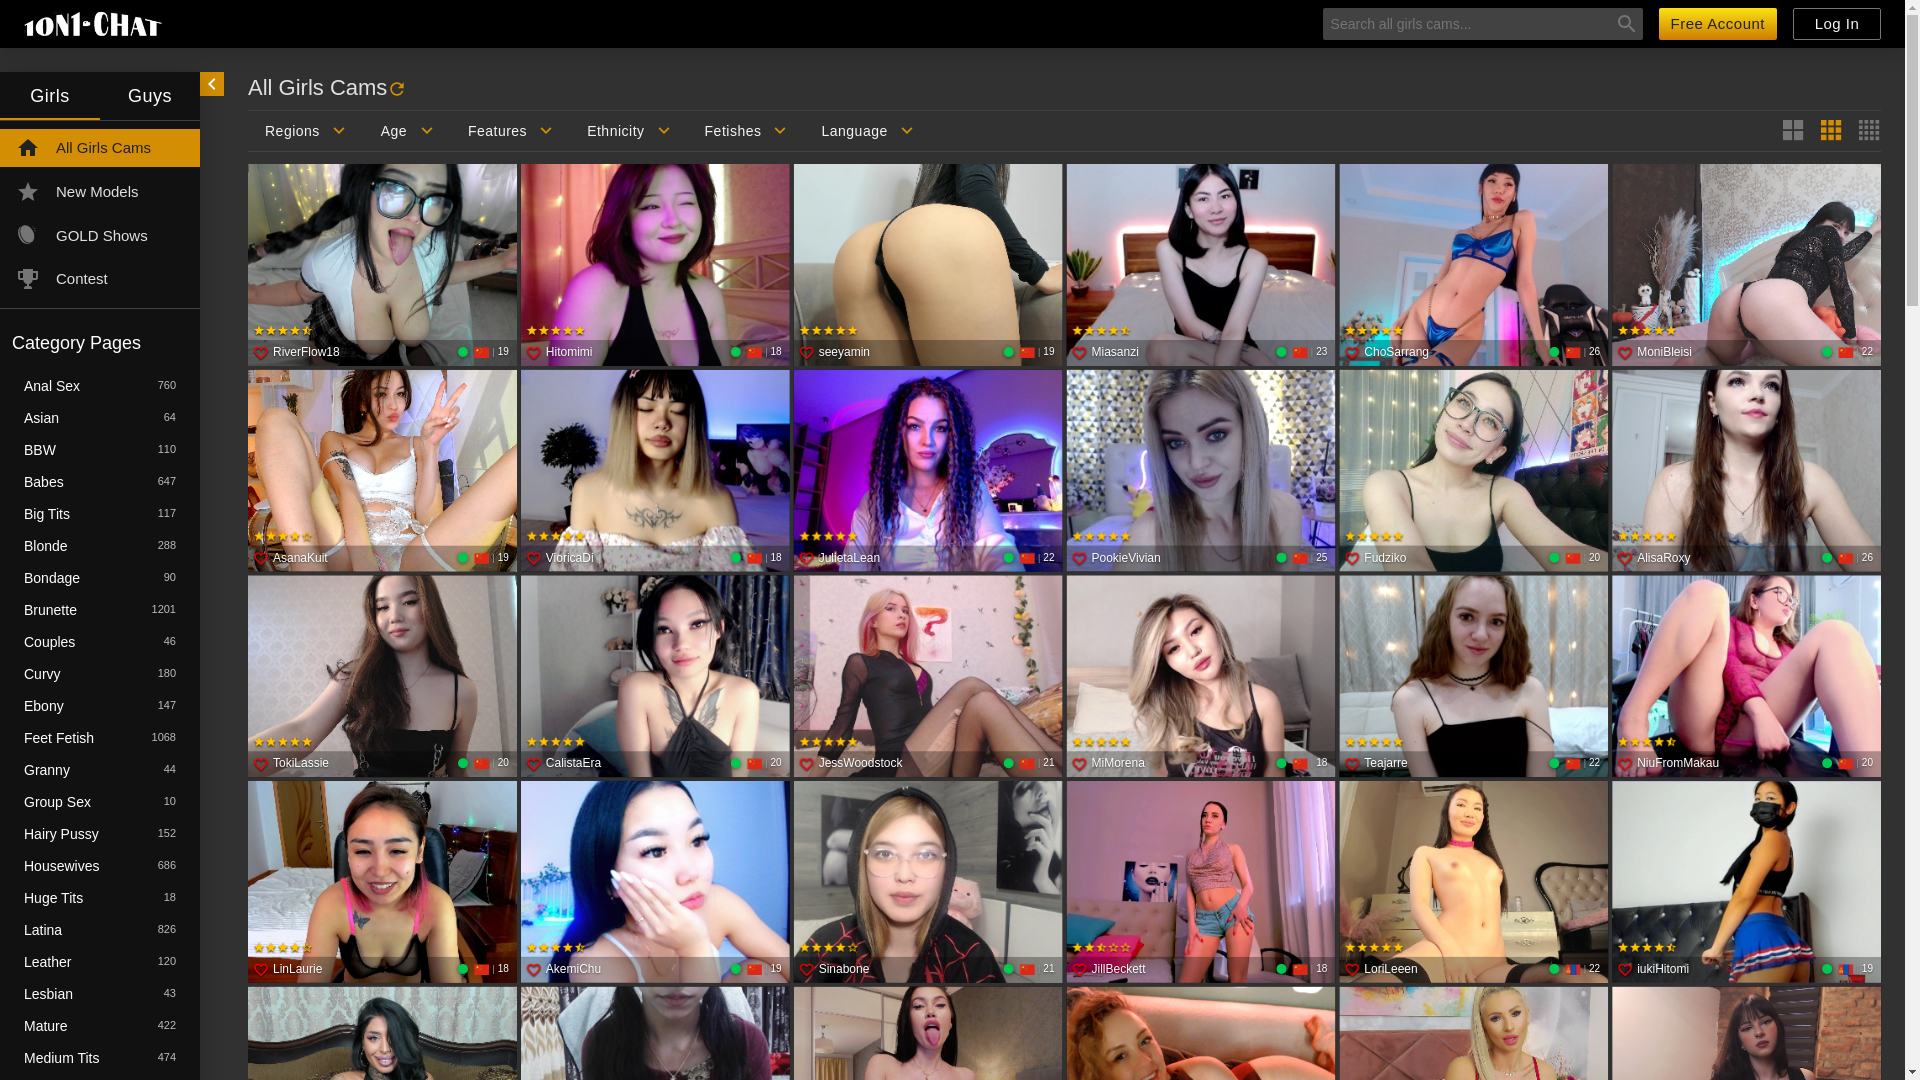  Describe the element at coordinates (804, 131) in the screenshot. I see `'Language'` at that location.